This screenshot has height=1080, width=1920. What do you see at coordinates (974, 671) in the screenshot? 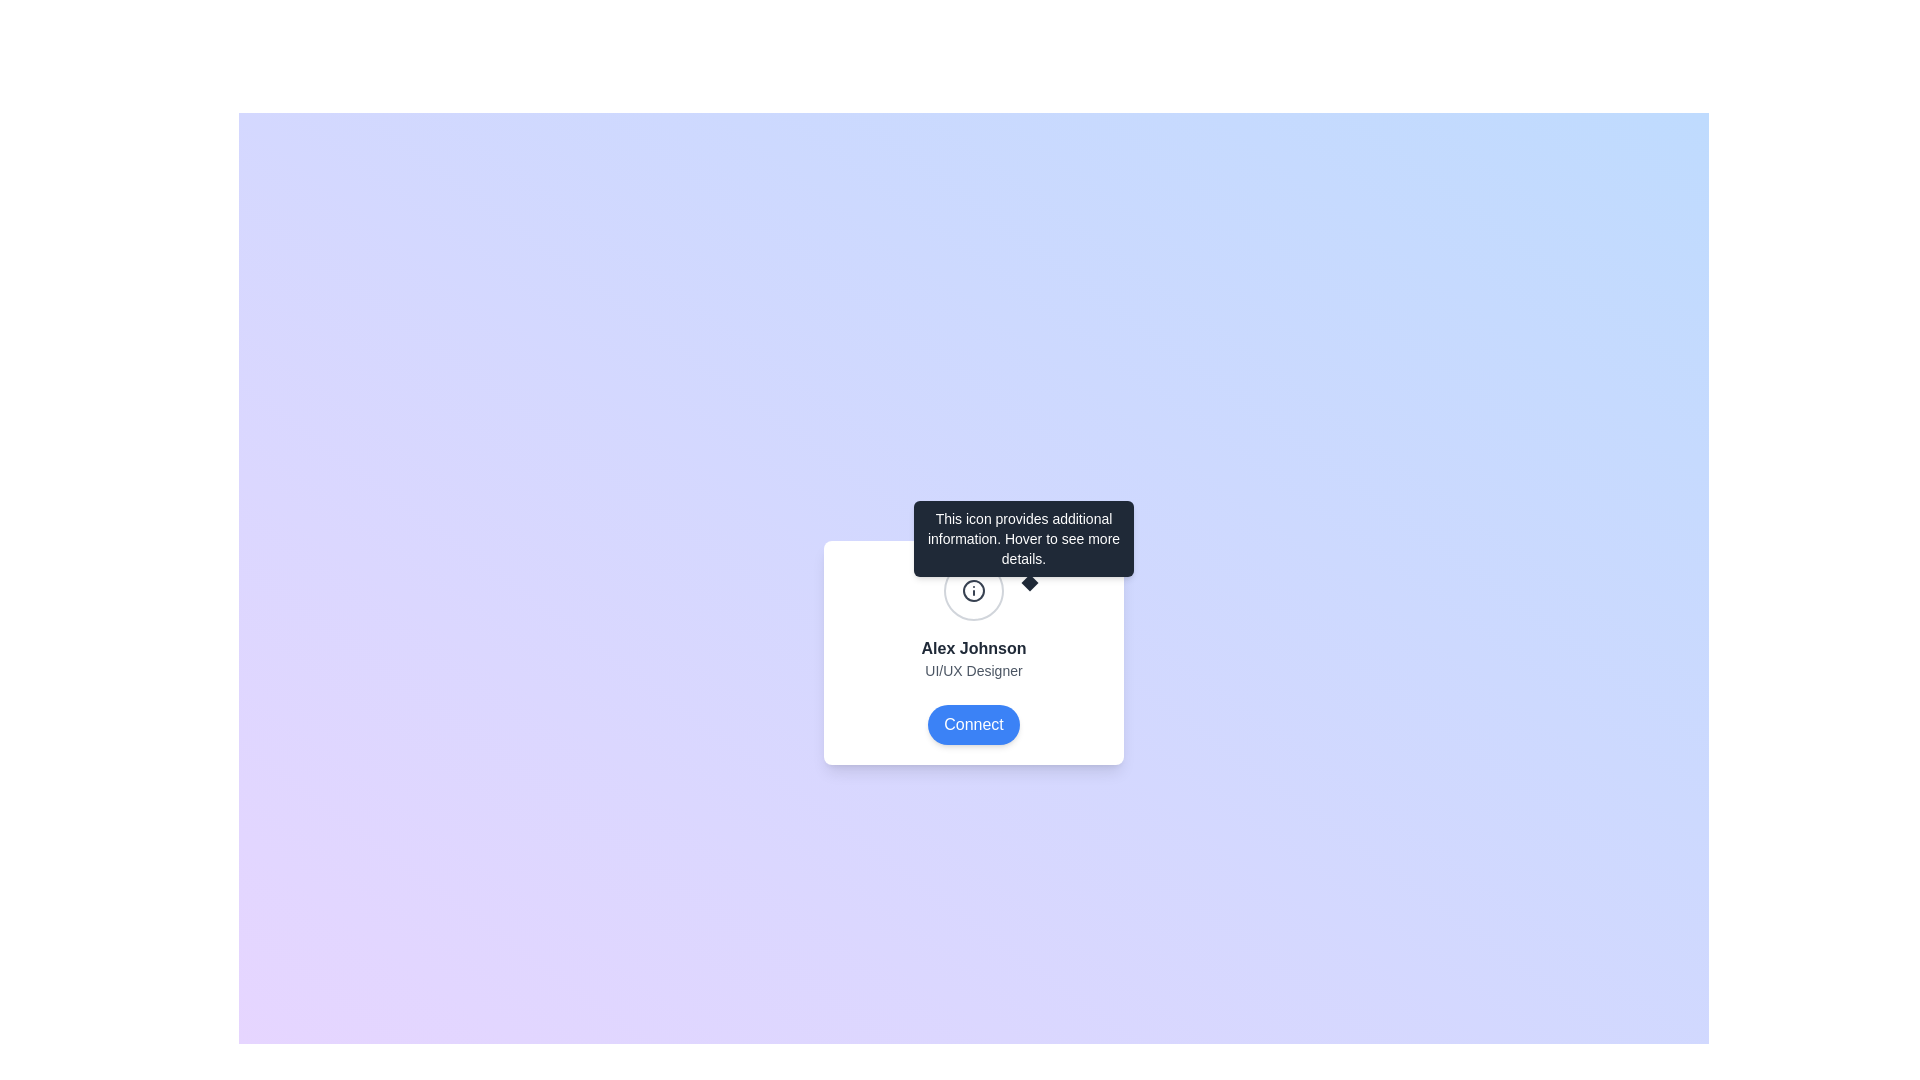
I see `the text label indicating the profession or role associated with 'Alex Johnson', which is positioned below the name and above the 'Connect' button` at bounding box center [974, 671].